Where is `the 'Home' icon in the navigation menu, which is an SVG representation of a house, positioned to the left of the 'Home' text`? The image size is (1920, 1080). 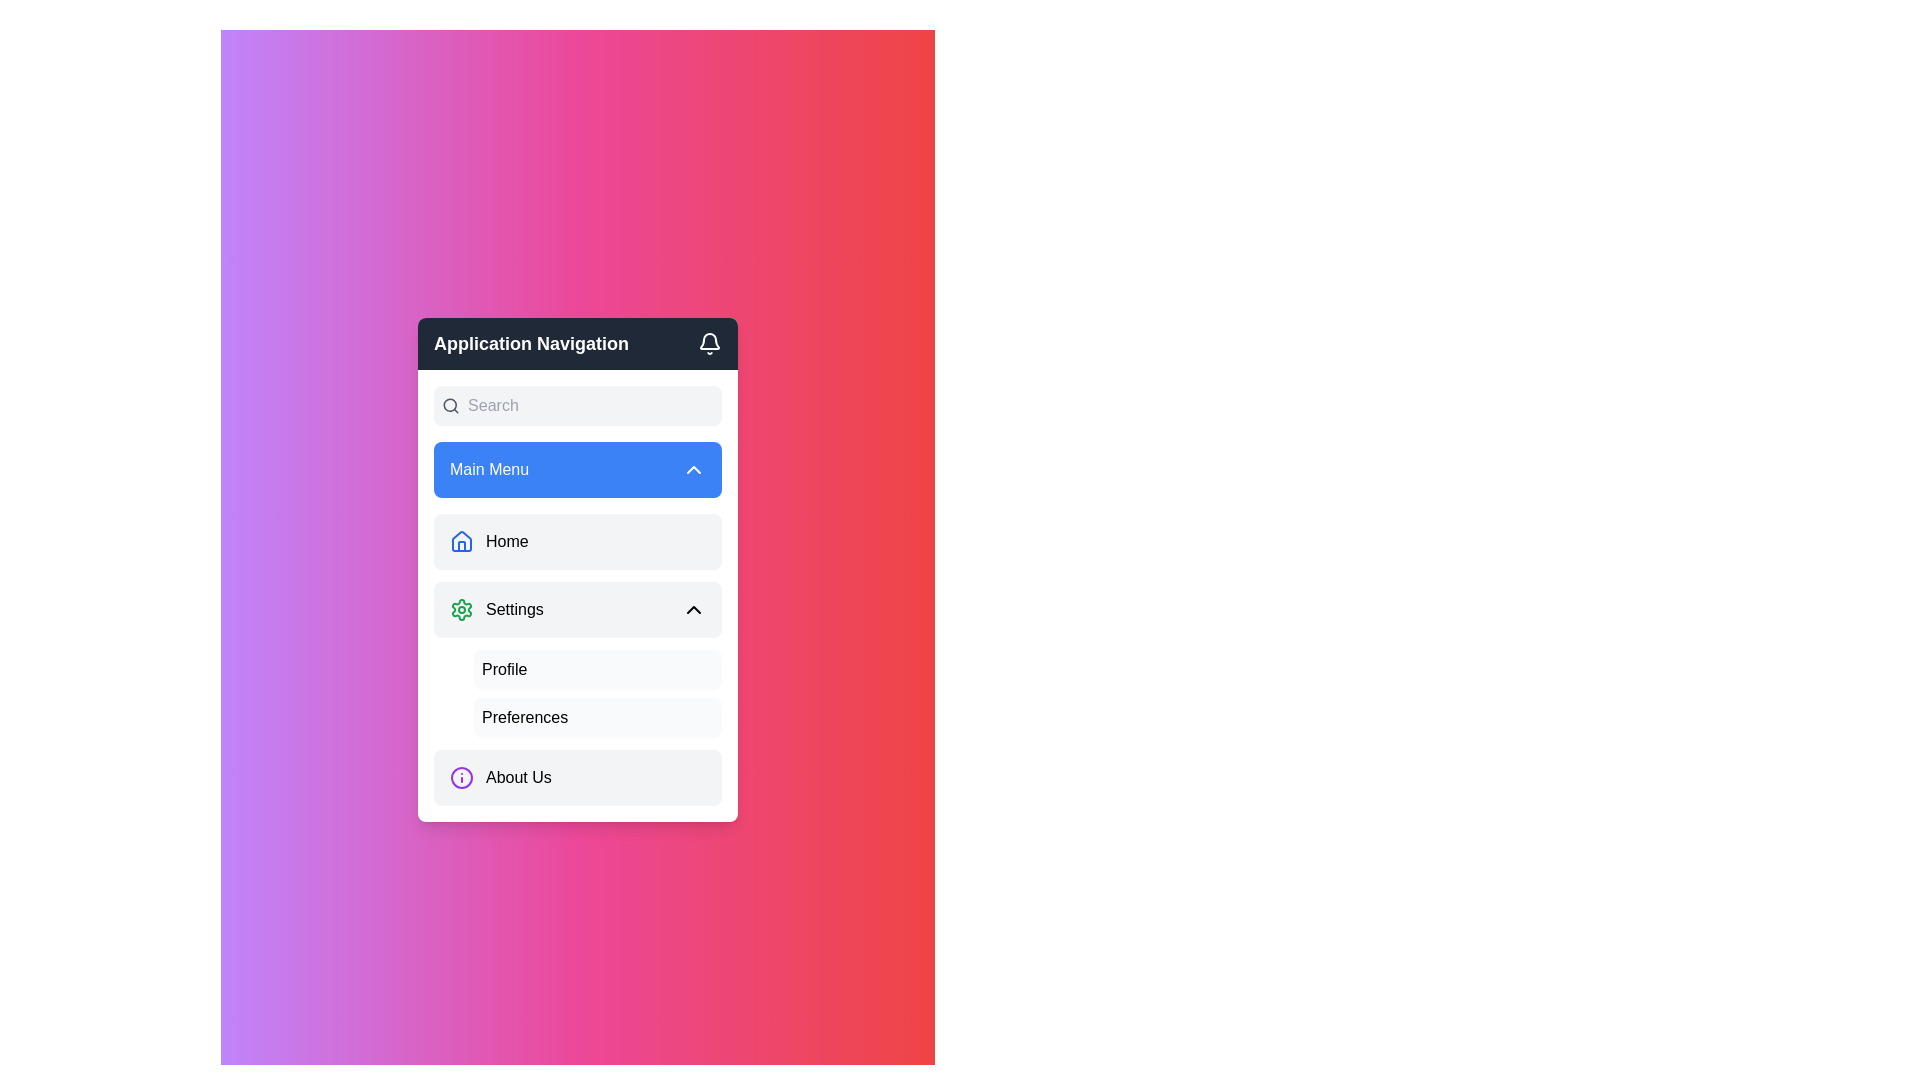
the 'Home' icon in the navigation menu, which is an SVG representation of a house, positioned to the left of the 'Home' text is located at coordinates (460, 542).